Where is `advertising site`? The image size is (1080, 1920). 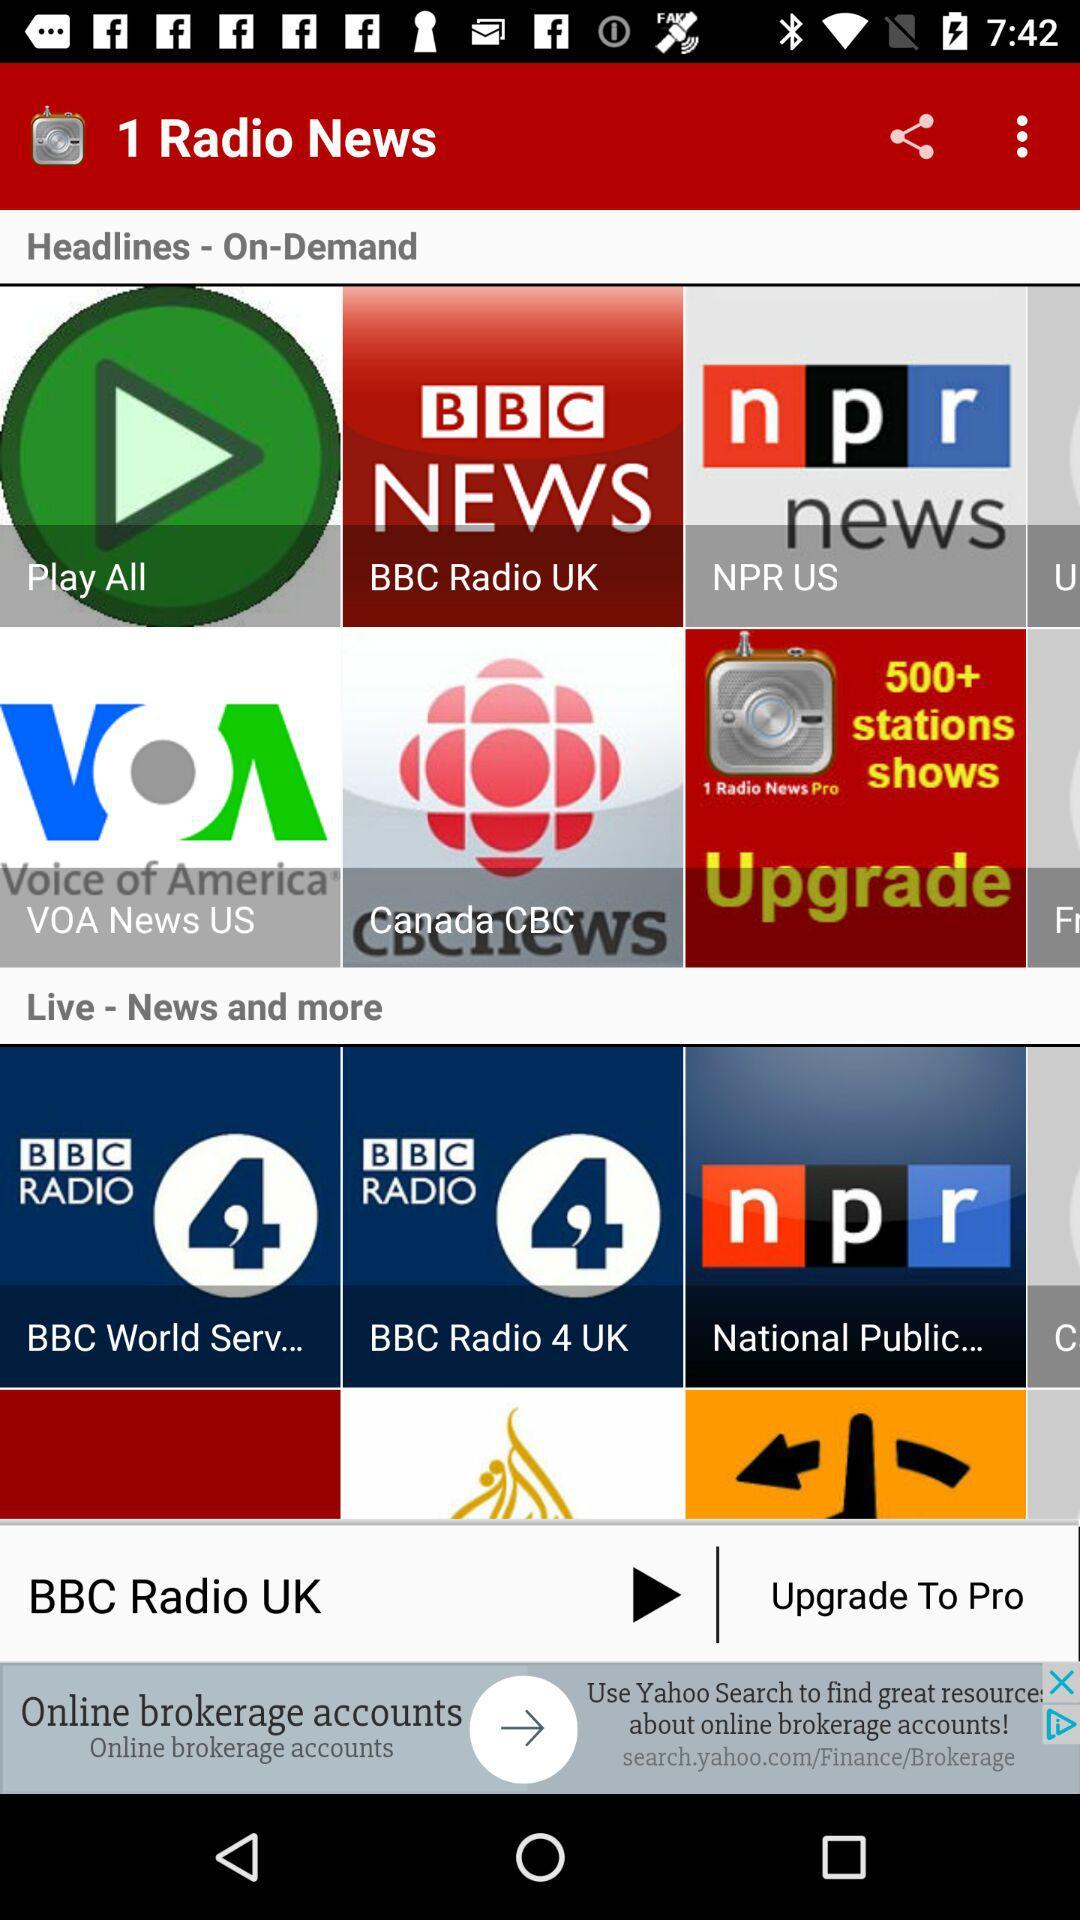
advertising site is located at coordinates (540, 1727).